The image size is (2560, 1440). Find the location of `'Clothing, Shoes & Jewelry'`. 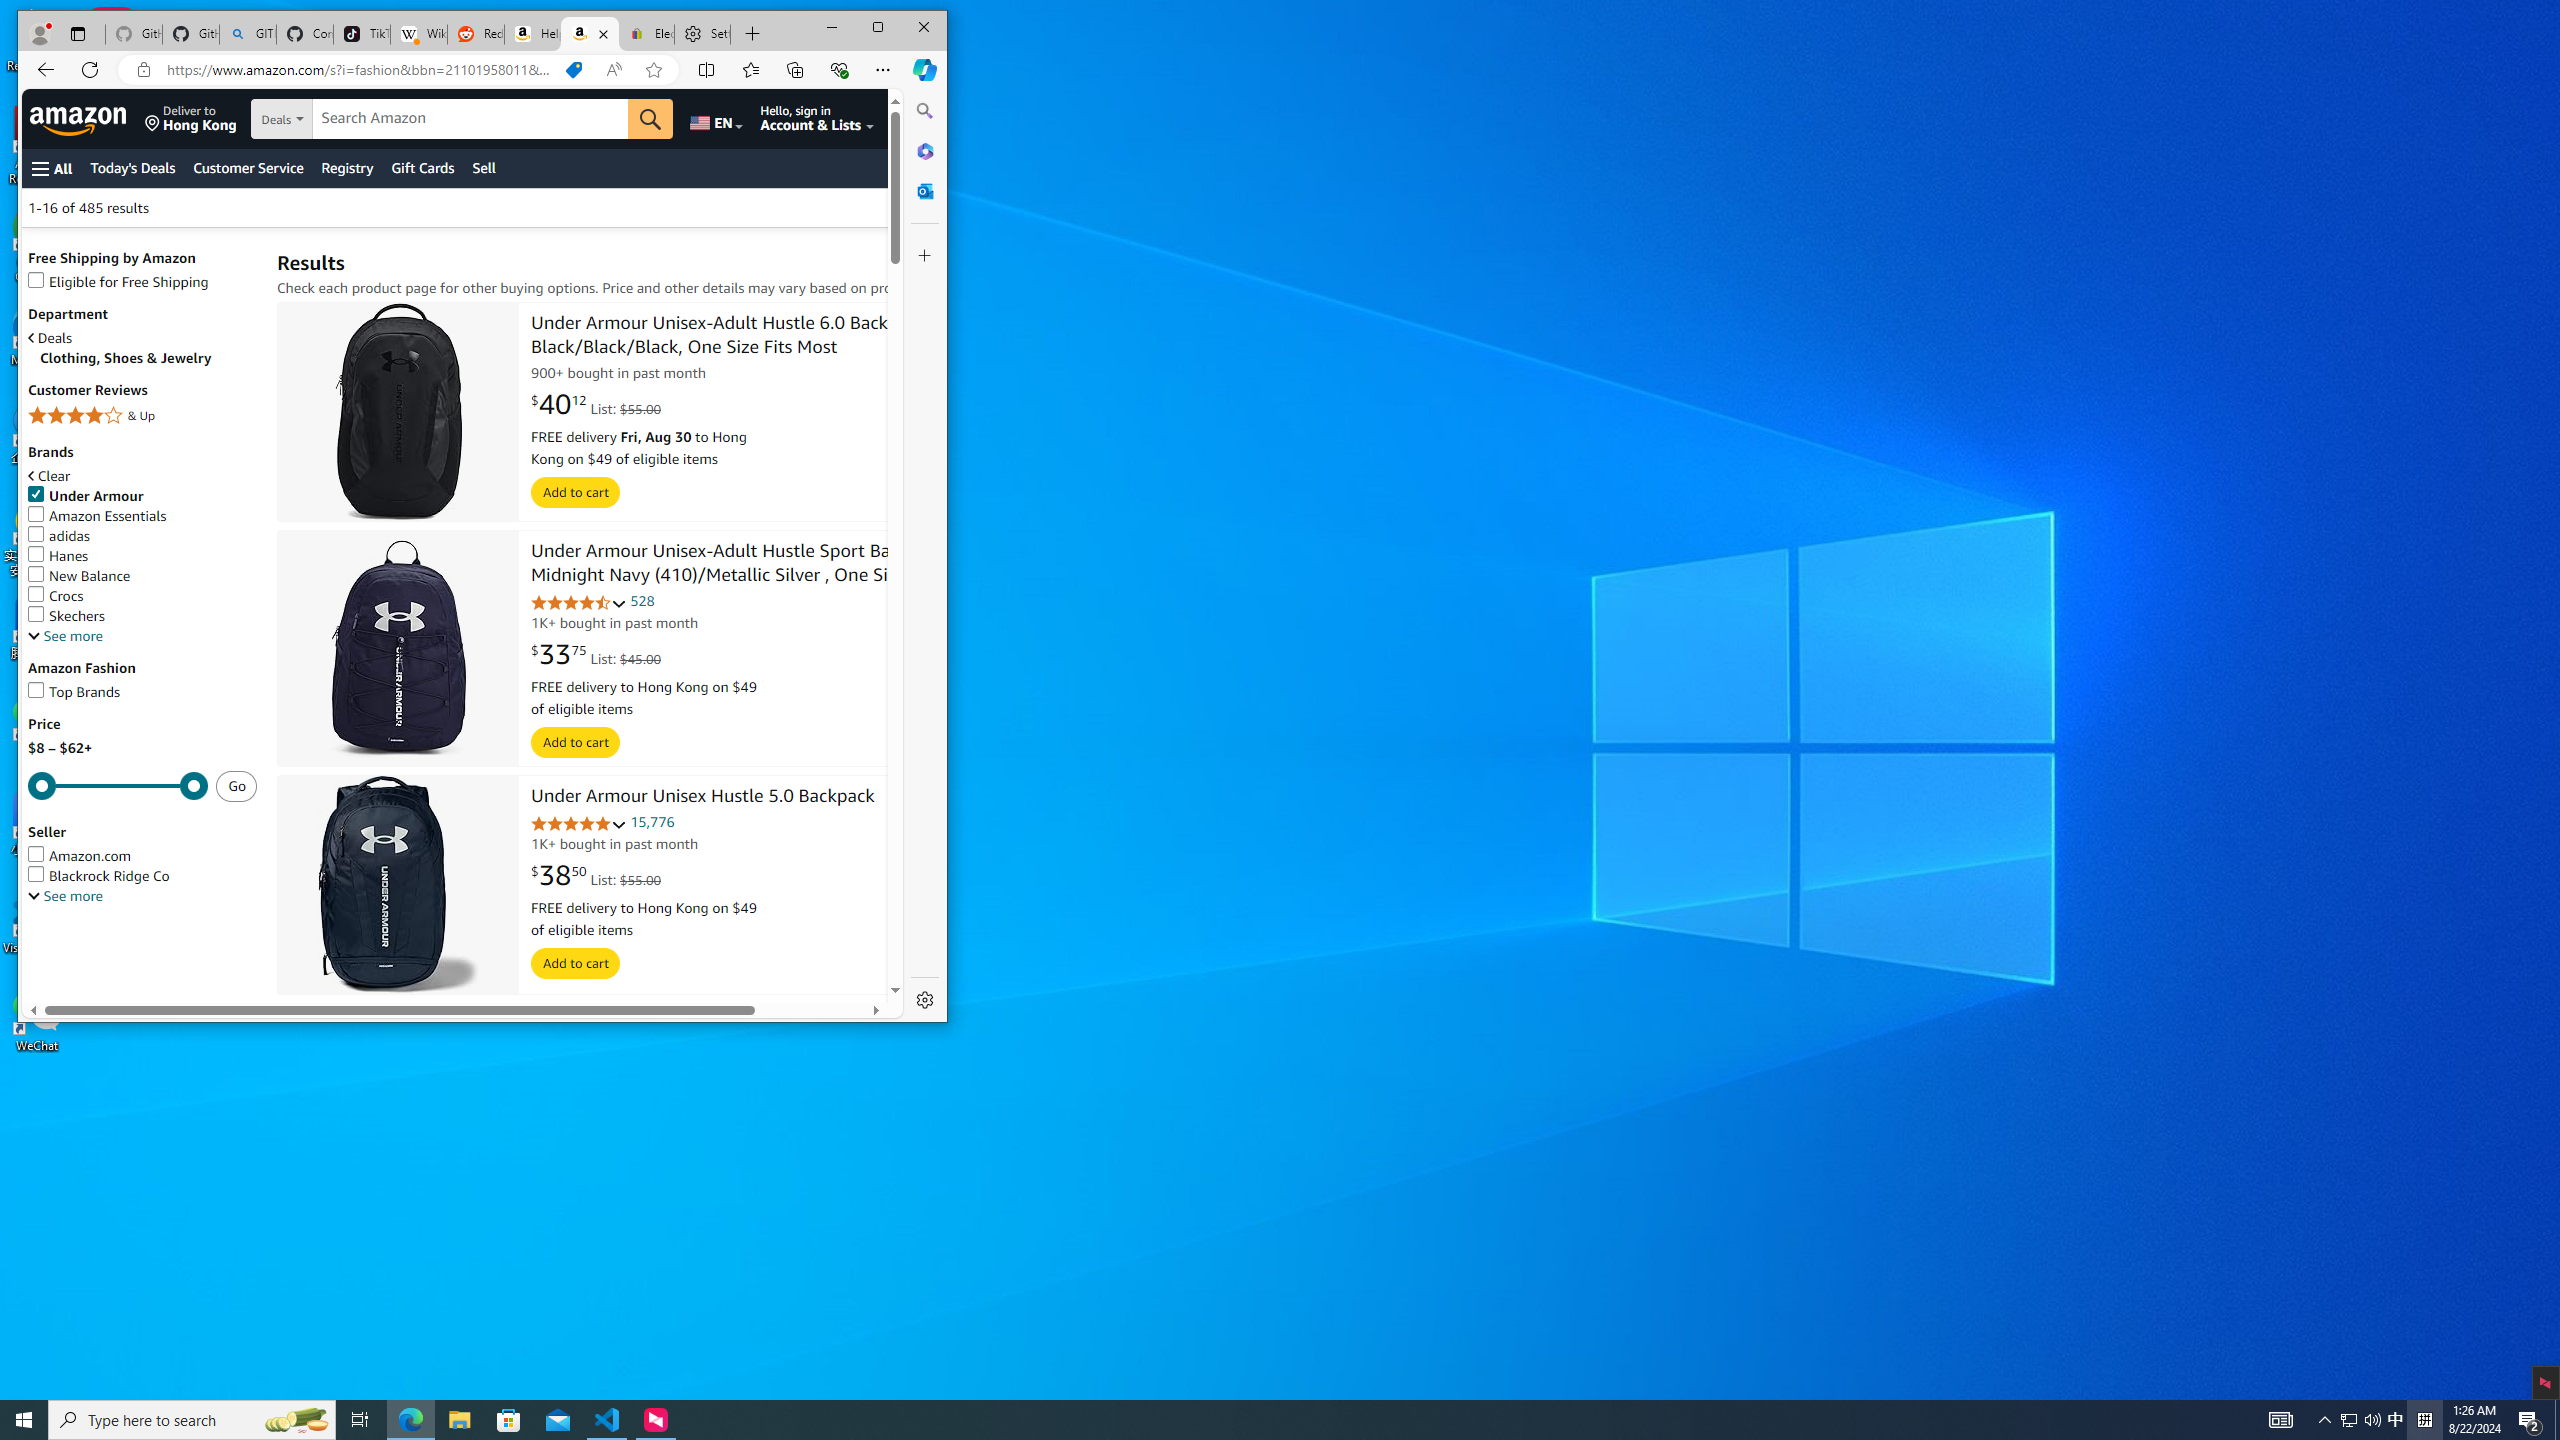

'Clothing, Shoes & Jewelry' is located at coordinates (147, 357).